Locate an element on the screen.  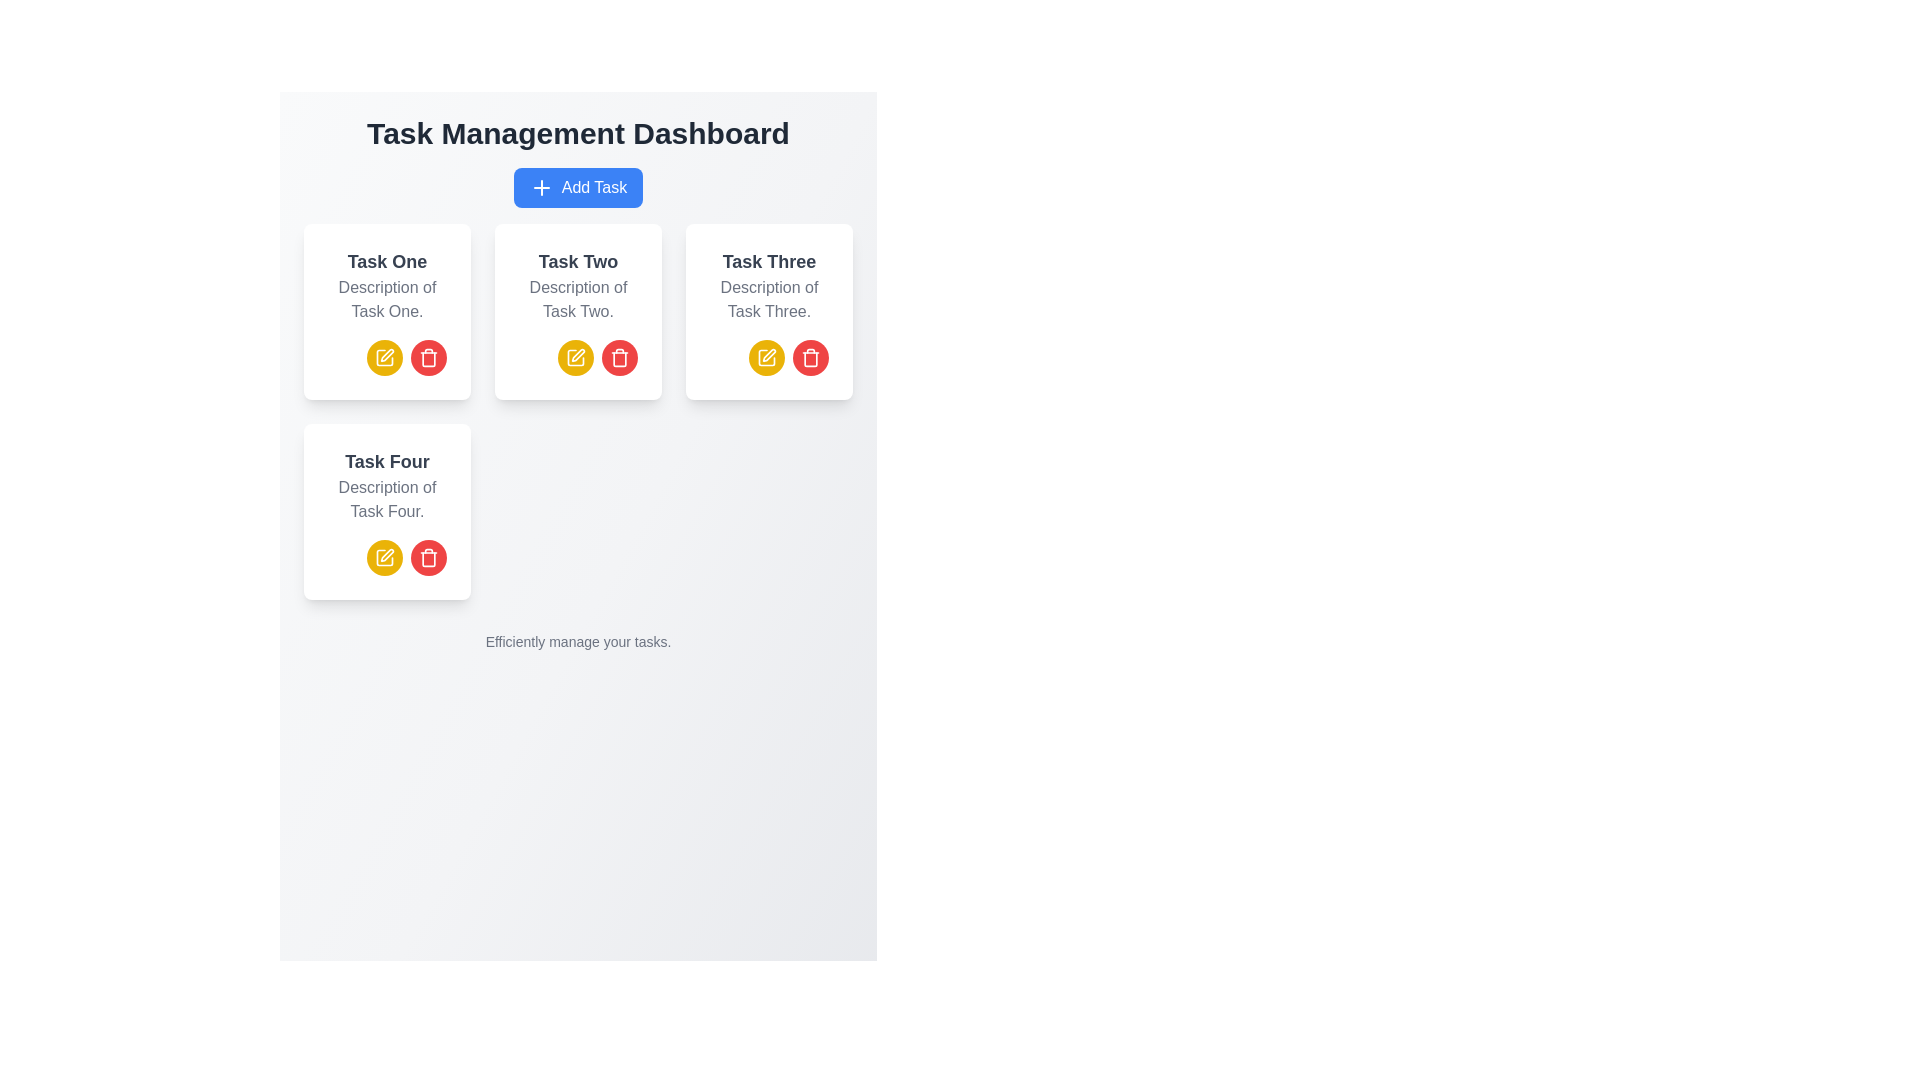
the delete button located at the bottom-right corner of the task card labeled 'Task Four' is located at coordinates (427, 558).